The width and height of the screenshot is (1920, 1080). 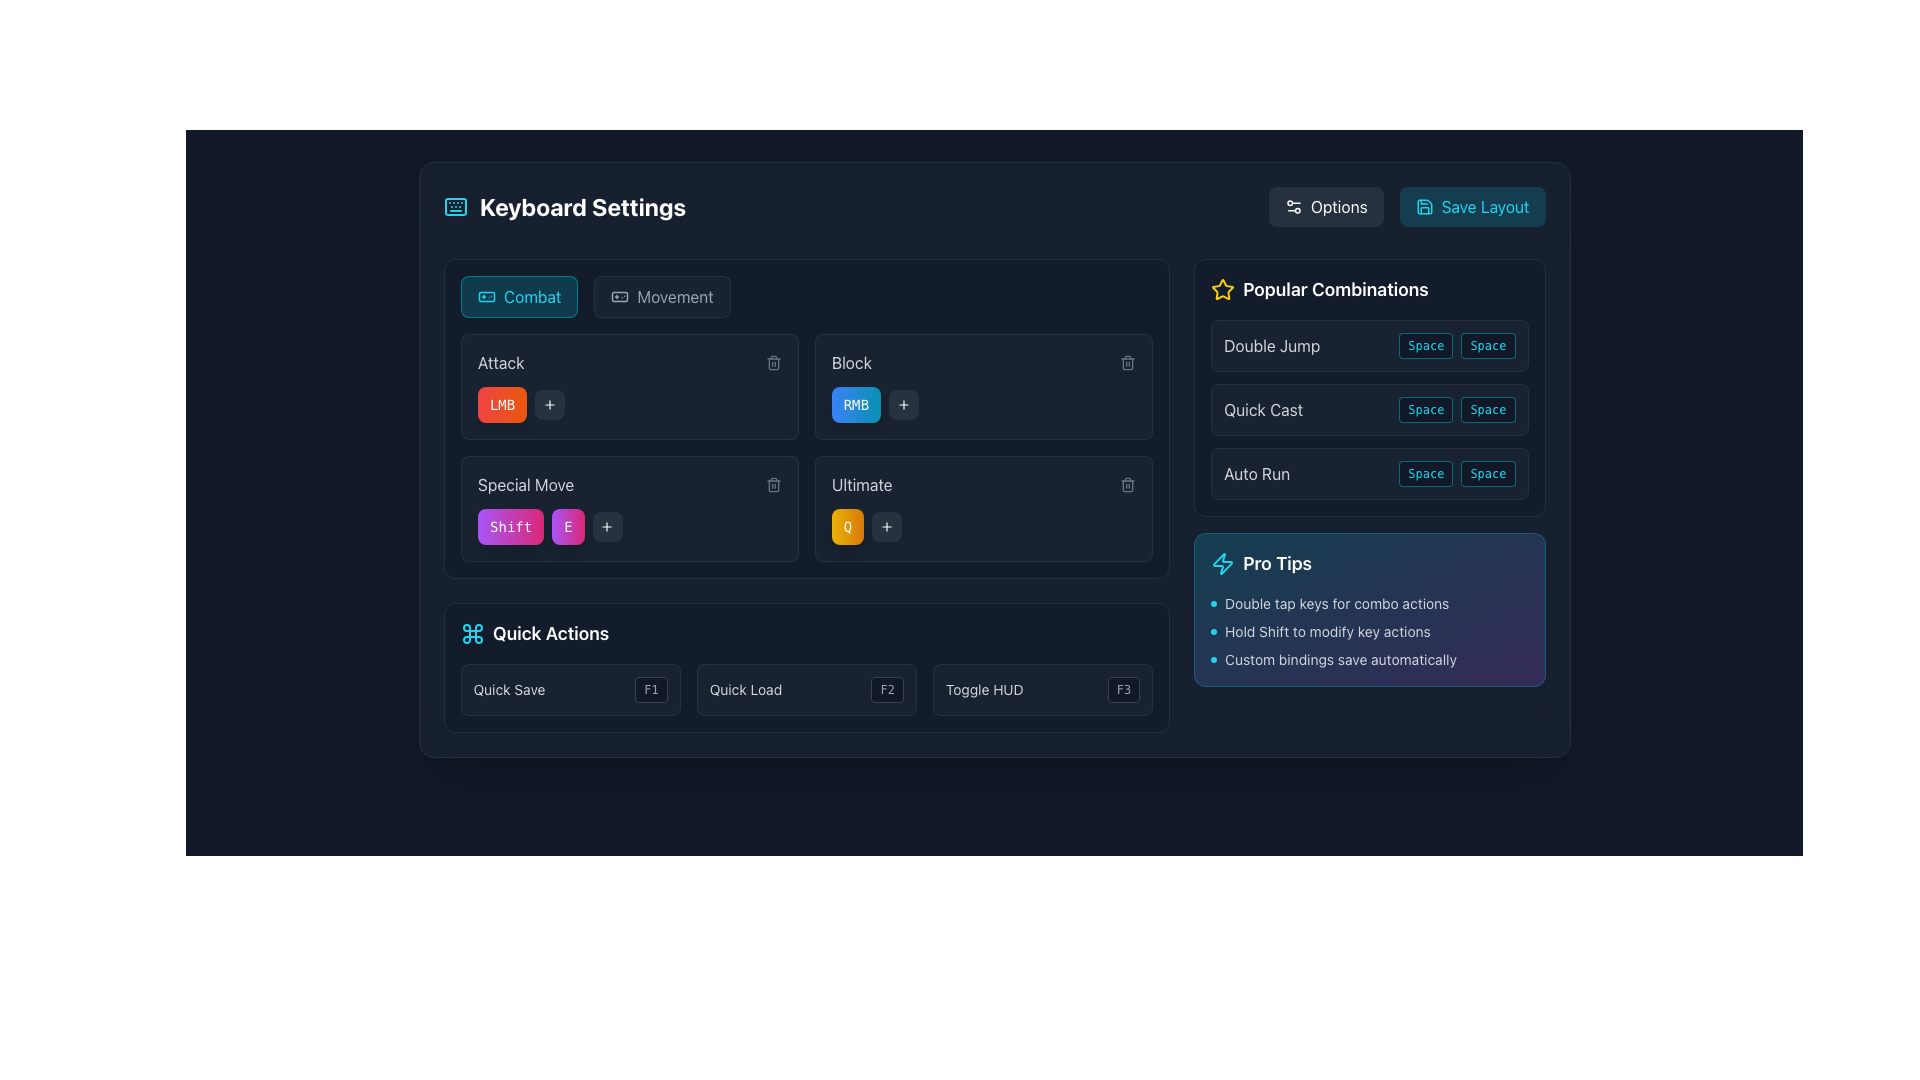 I want to click on the small square plus sign icon located in the 'Keyboard Settings' section, aligned to the right of the 'LMB' button, so click(x=606, y=526).